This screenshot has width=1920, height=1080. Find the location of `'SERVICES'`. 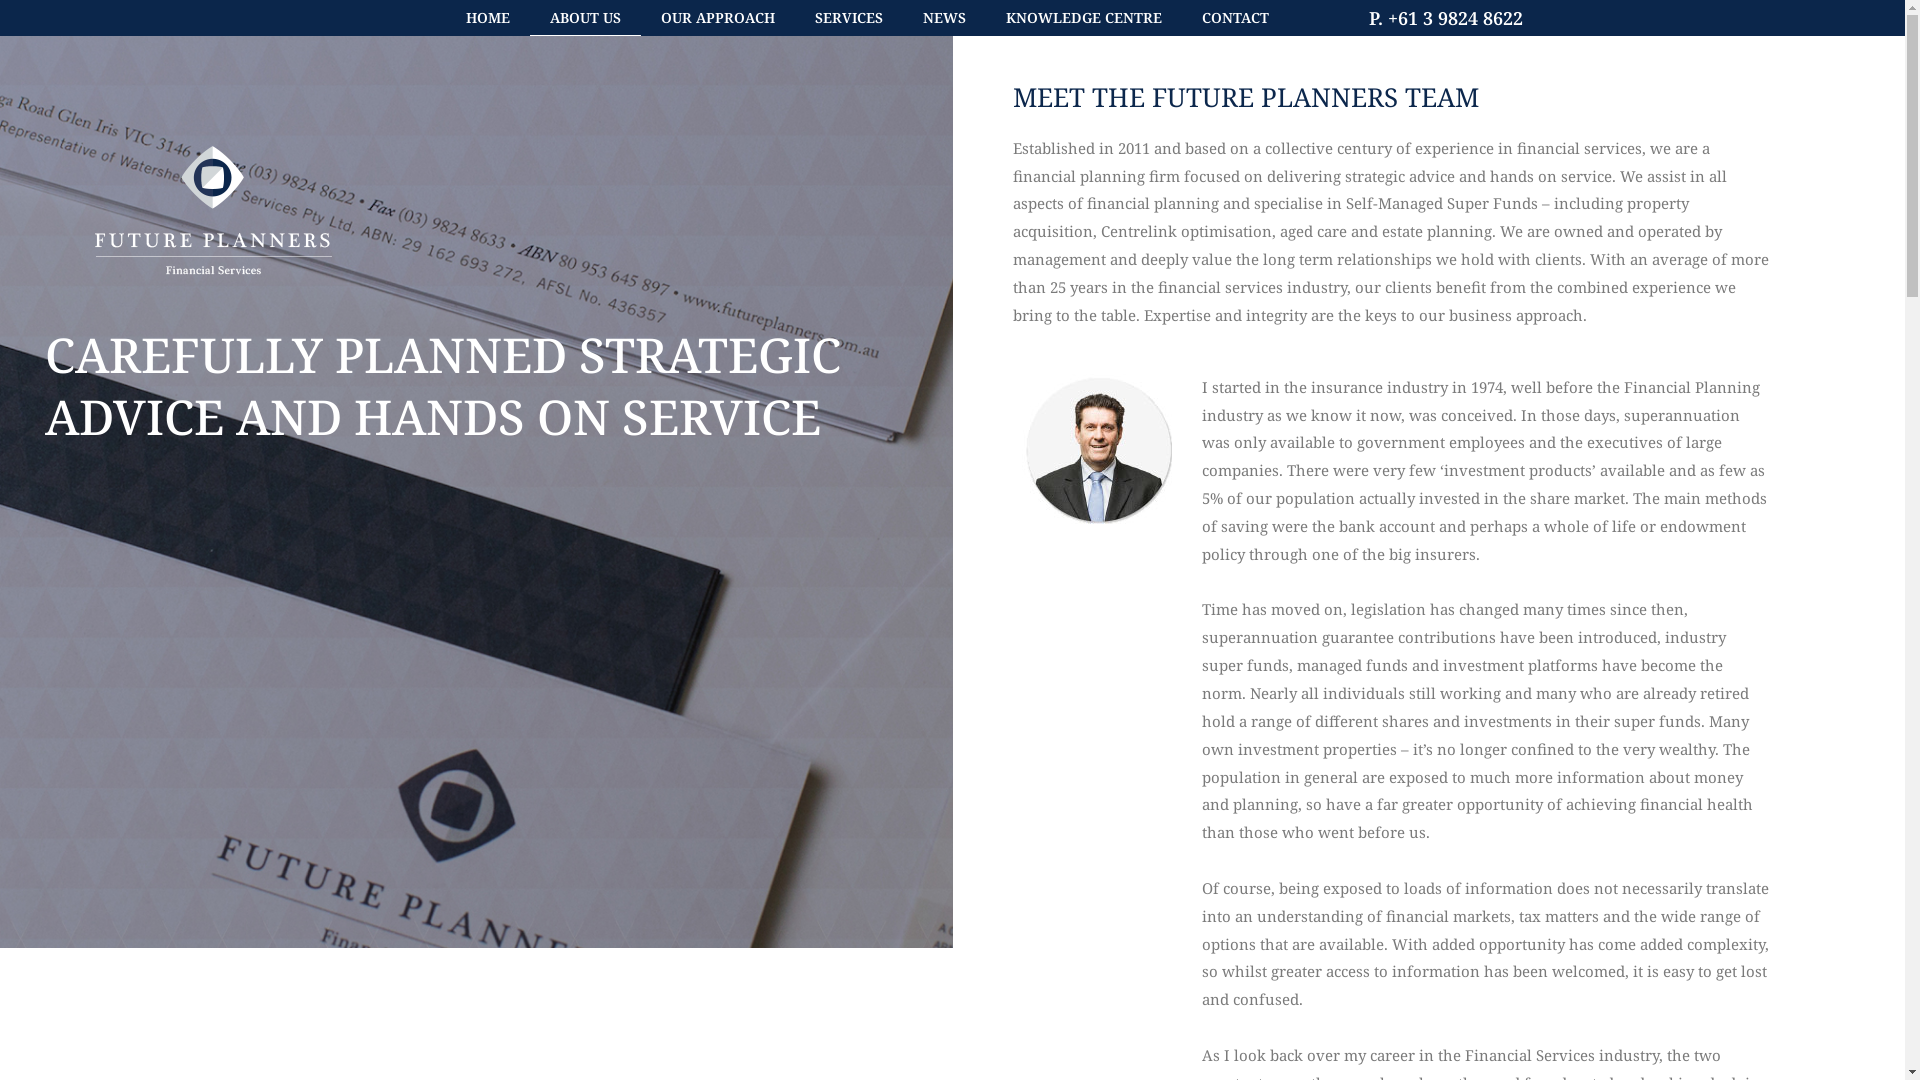

'SERVICES' is located at coordinates (848, 18).